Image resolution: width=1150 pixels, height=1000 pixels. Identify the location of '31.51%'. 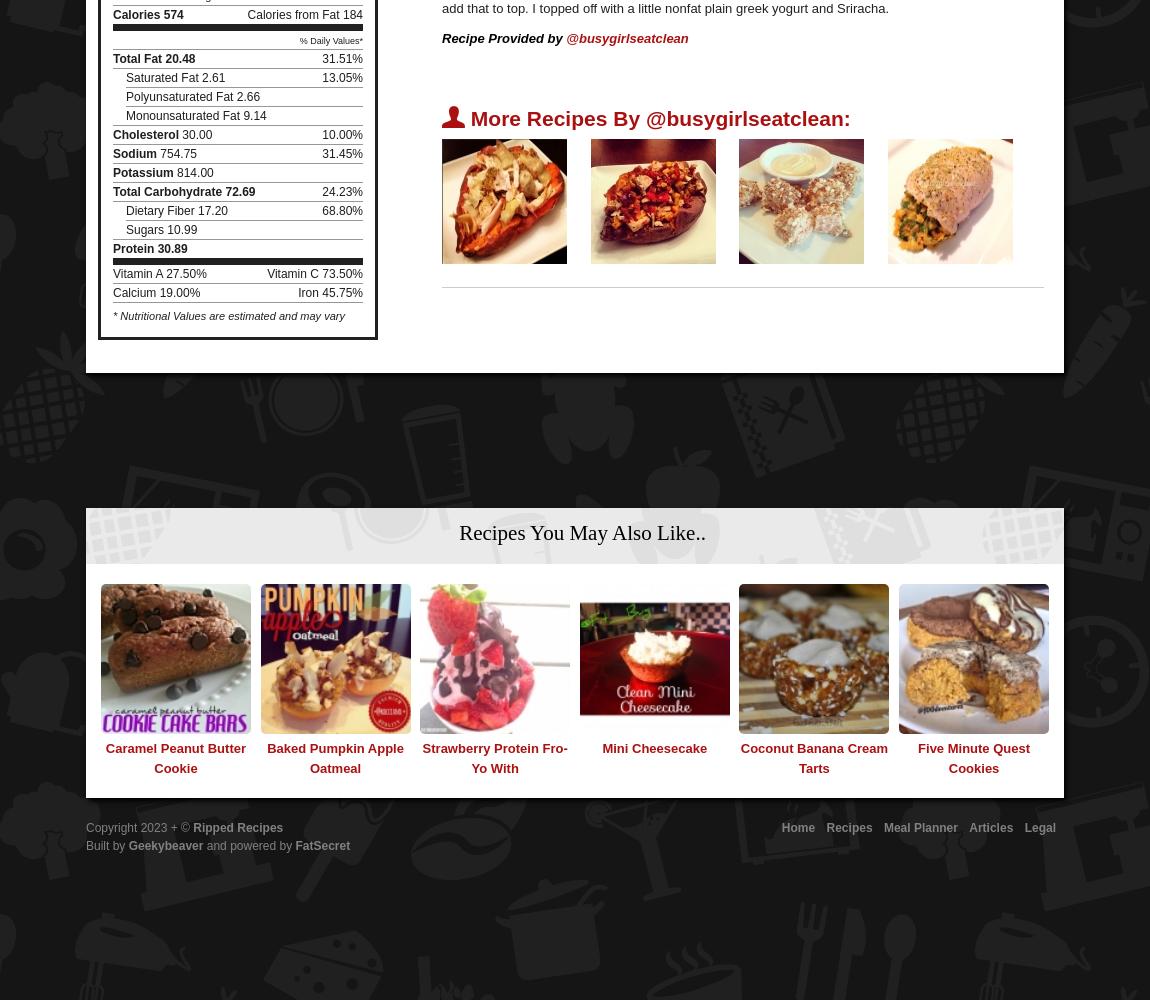
(342, 59).